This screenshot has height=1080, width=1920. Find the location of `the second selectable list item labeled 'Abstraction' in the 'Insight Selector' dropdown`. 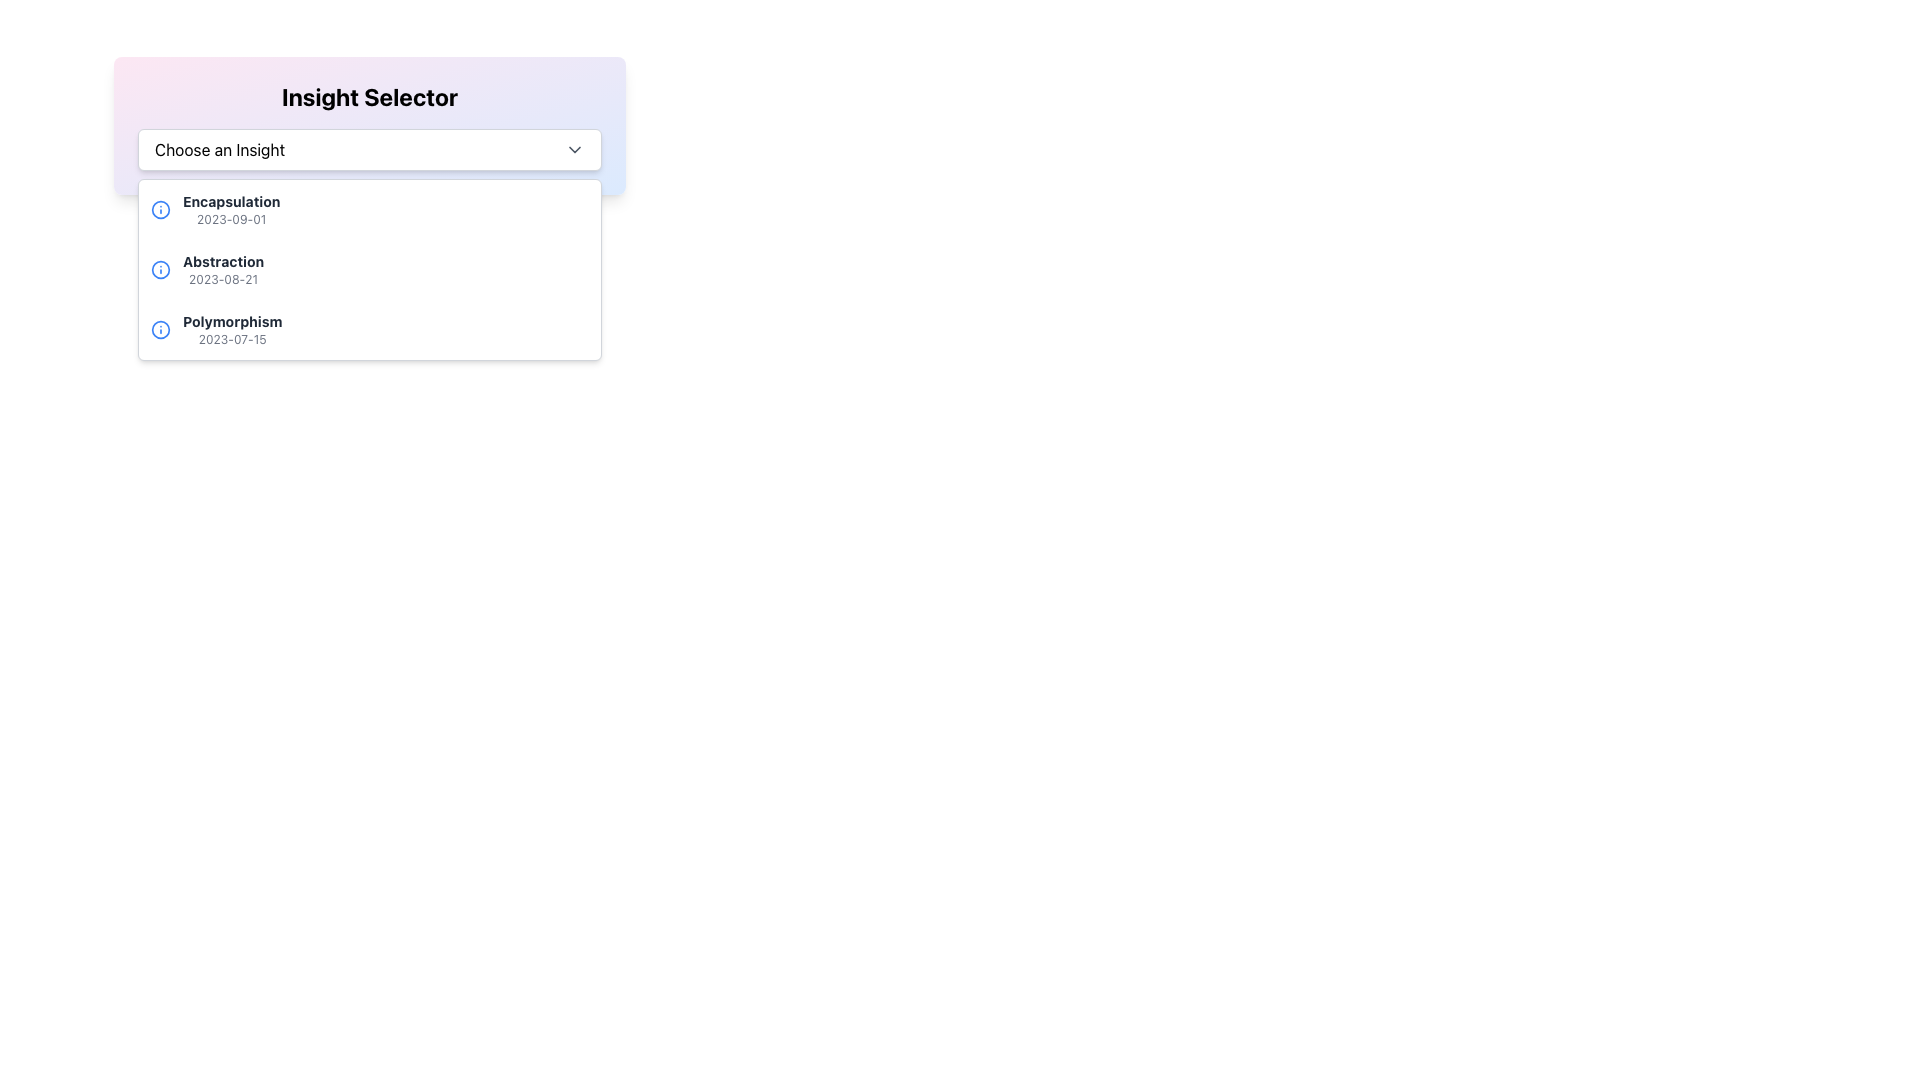

the second selectable list item labeled 'Abstraction' in the 'Insight Selector' dropdown is located at coordinates (223, 270).